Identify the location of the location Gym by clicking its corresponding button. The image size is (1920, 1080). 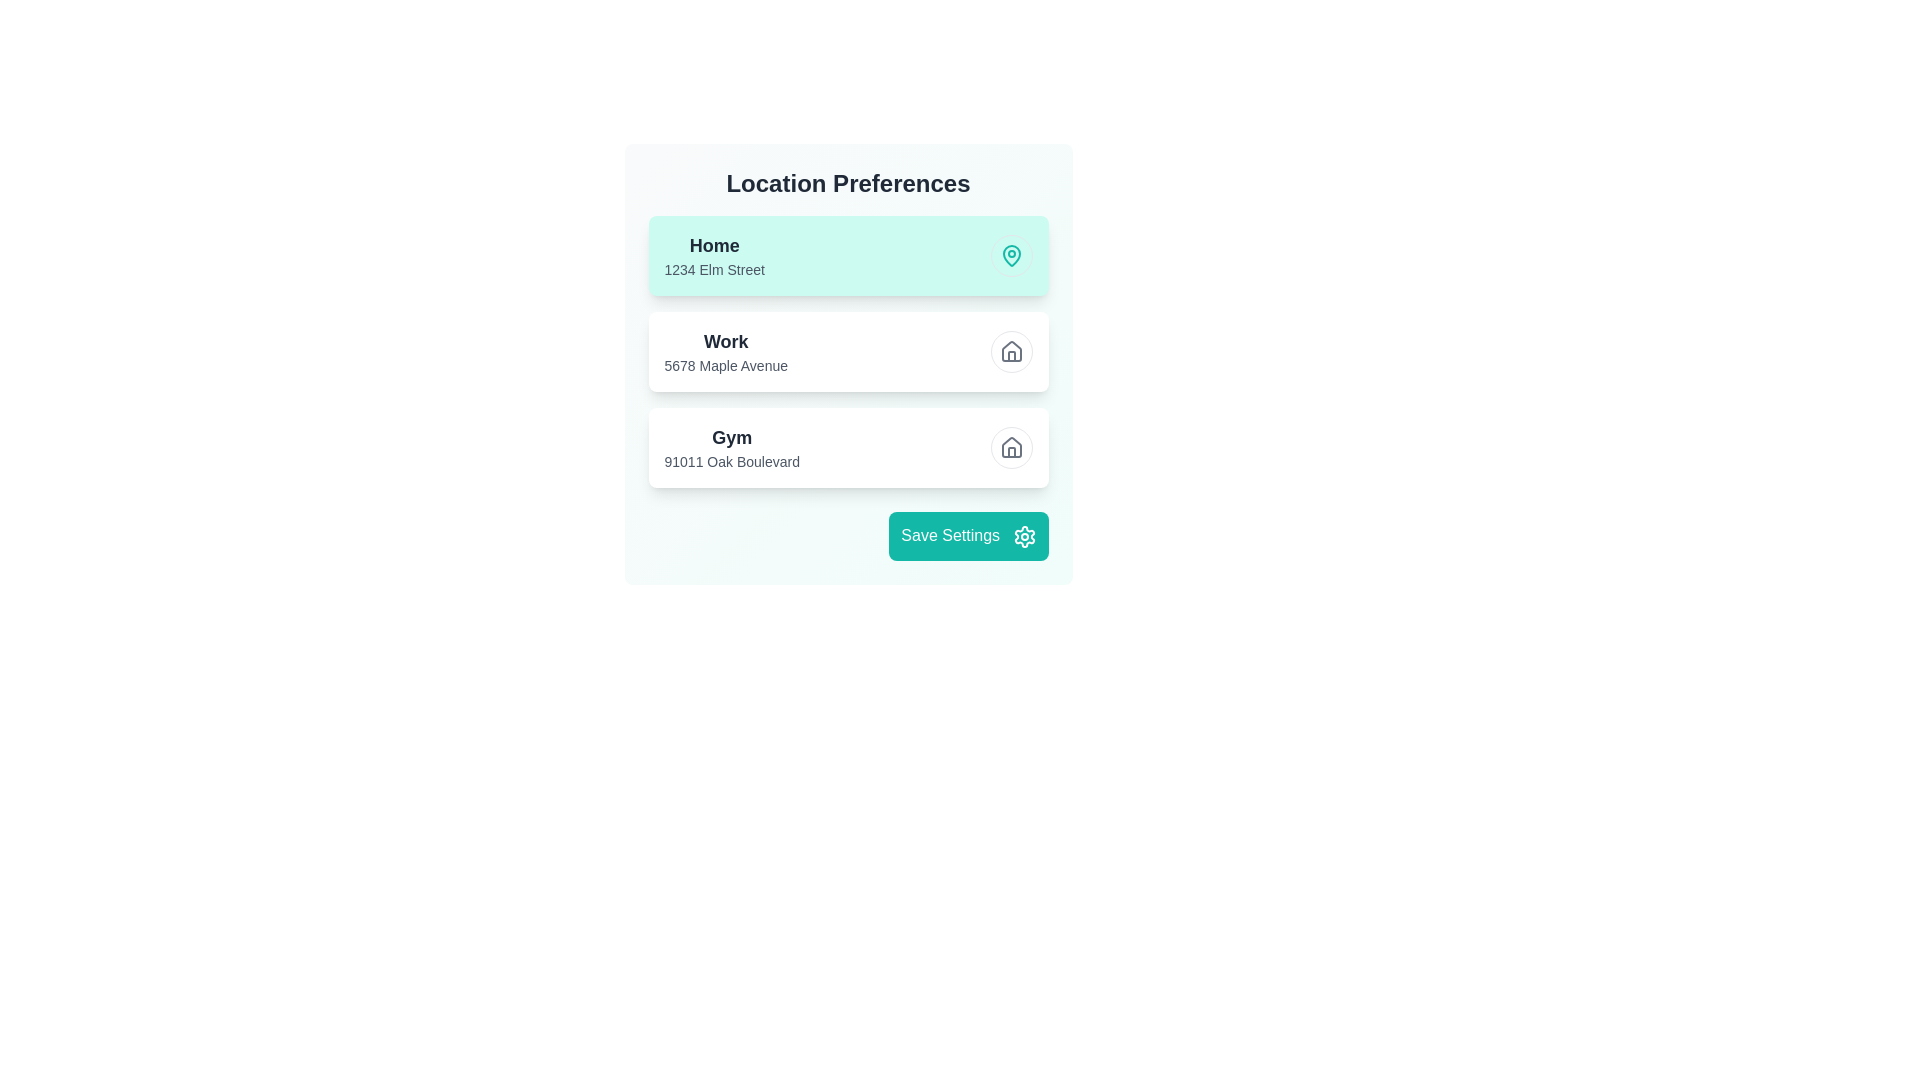
(1011, 446).